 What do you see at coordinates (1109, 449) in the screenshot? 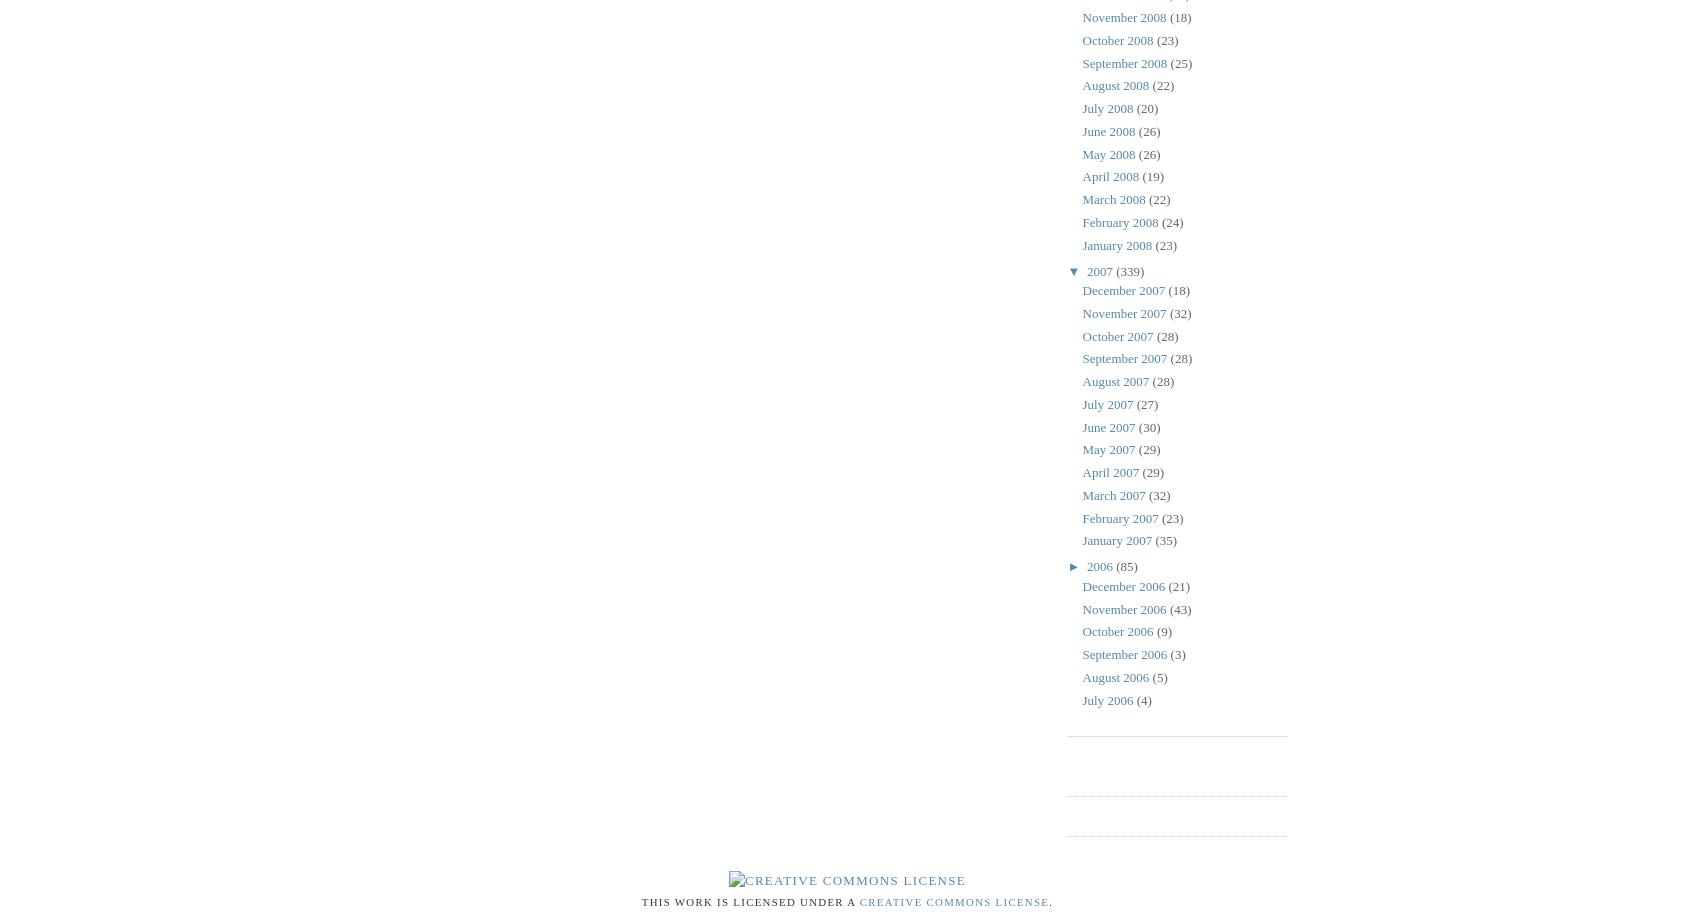
I see `'May 2007'` at bounding box center [1109, 449].